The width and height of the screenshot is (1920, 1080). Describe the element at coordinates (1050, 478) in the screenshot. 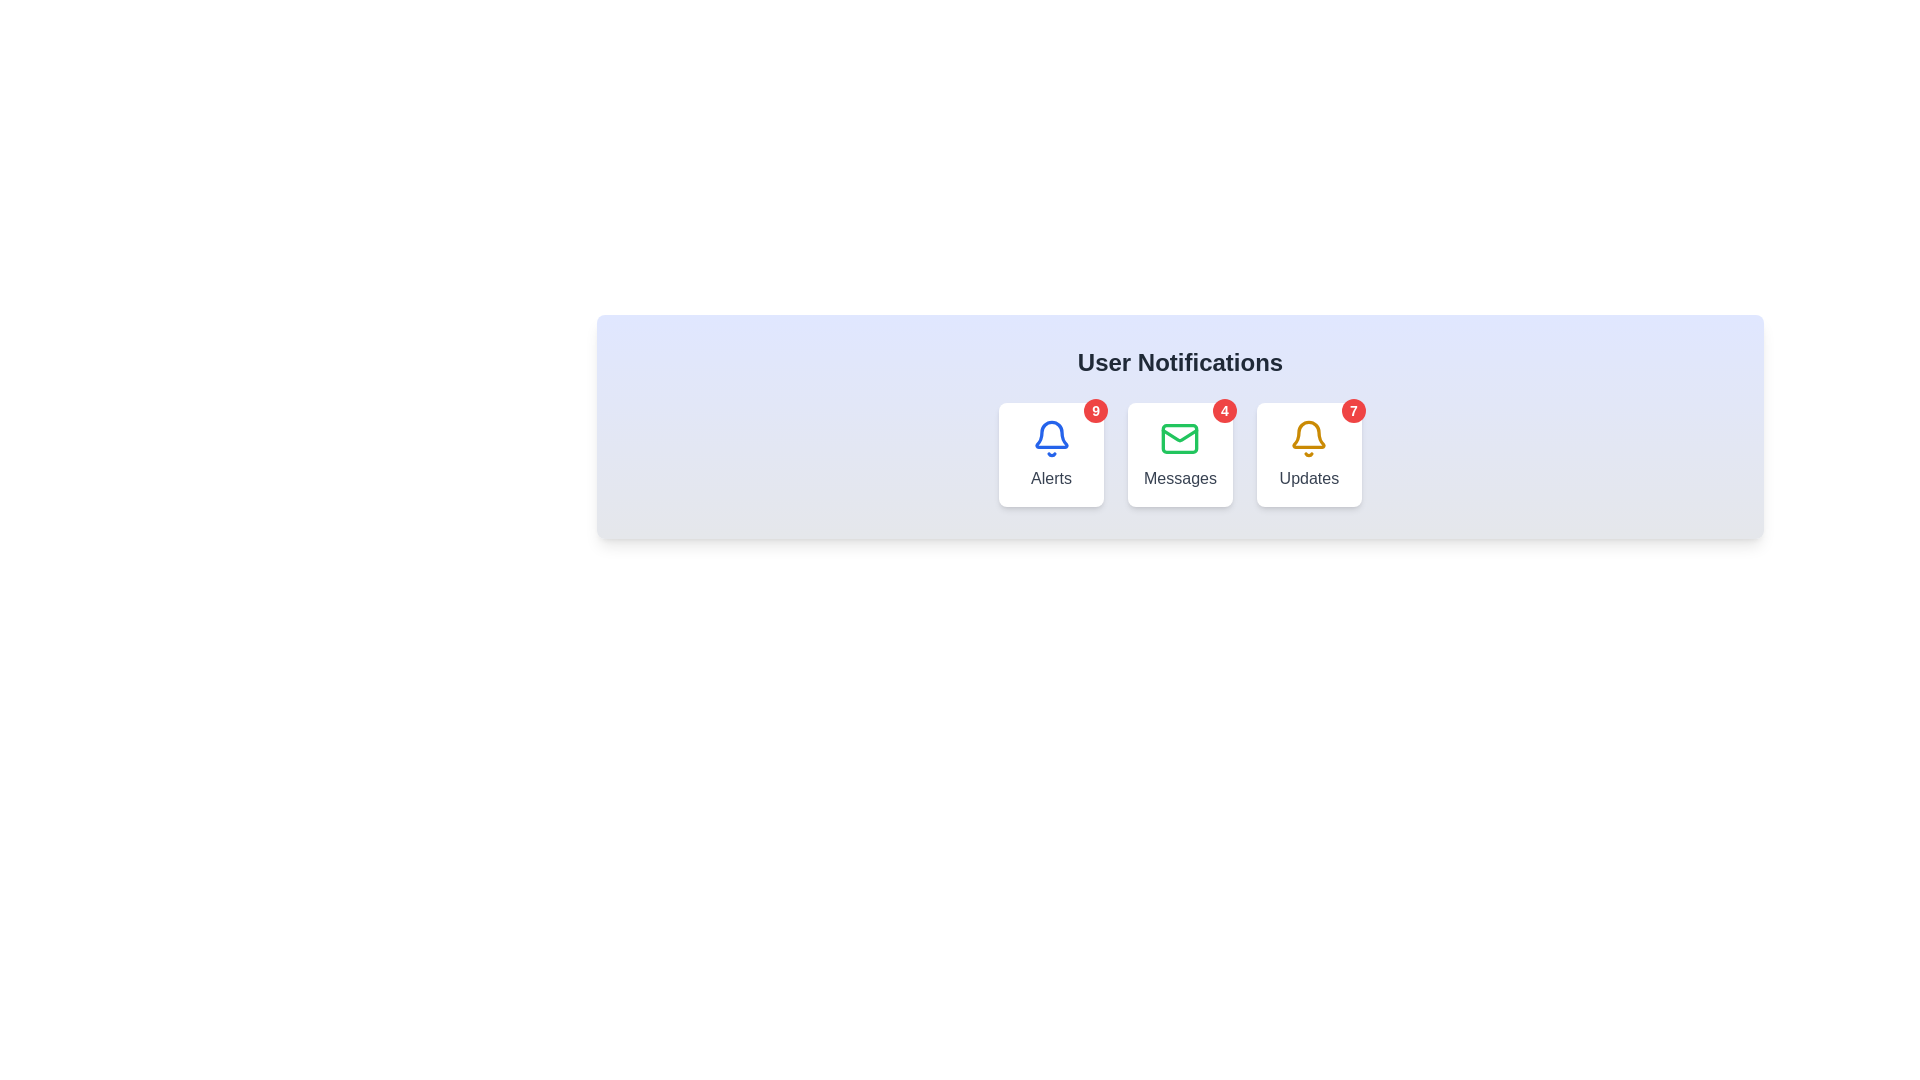

I see `the 'Alerts' label, which displays the word 'Alerts' in gray below the bell icon and notification count '9'` at that location.